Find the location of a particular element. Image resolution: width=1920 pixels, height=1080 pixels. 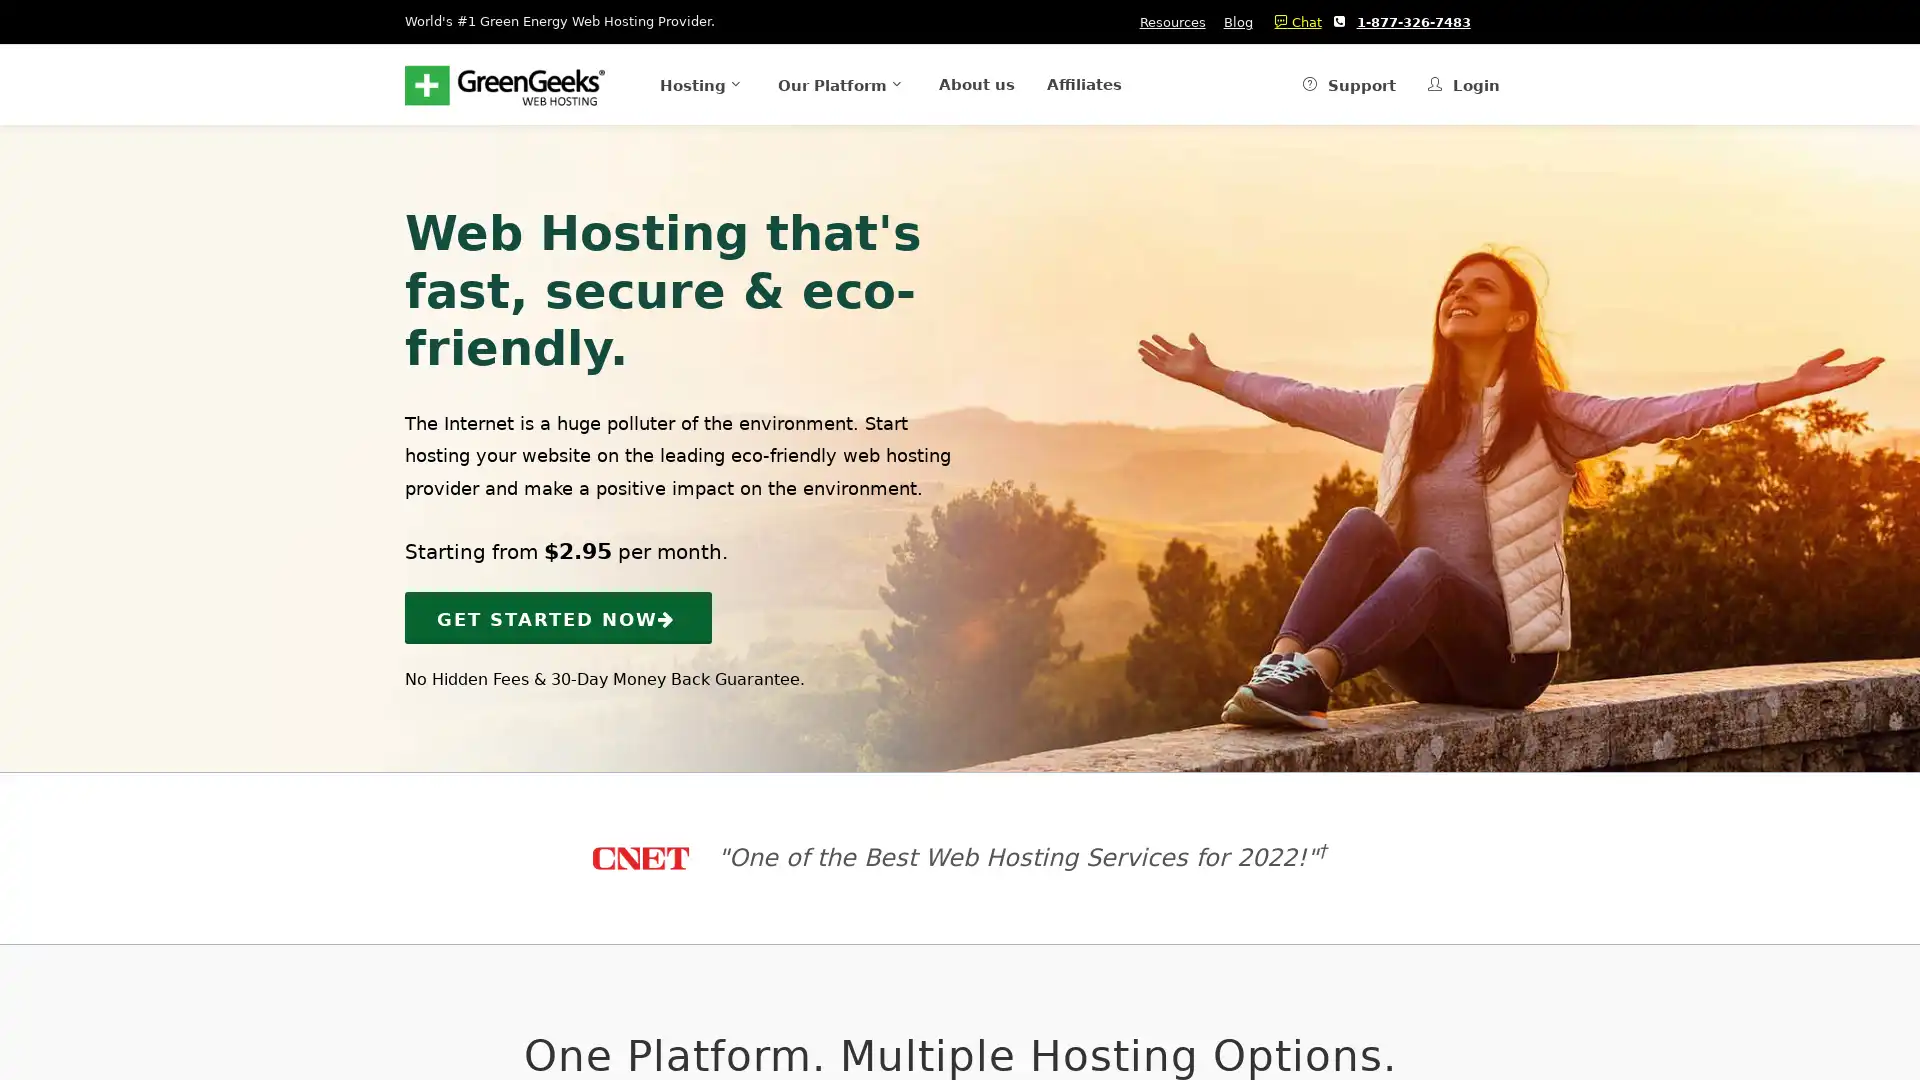

Chat is located at coordinates (1292, 22).